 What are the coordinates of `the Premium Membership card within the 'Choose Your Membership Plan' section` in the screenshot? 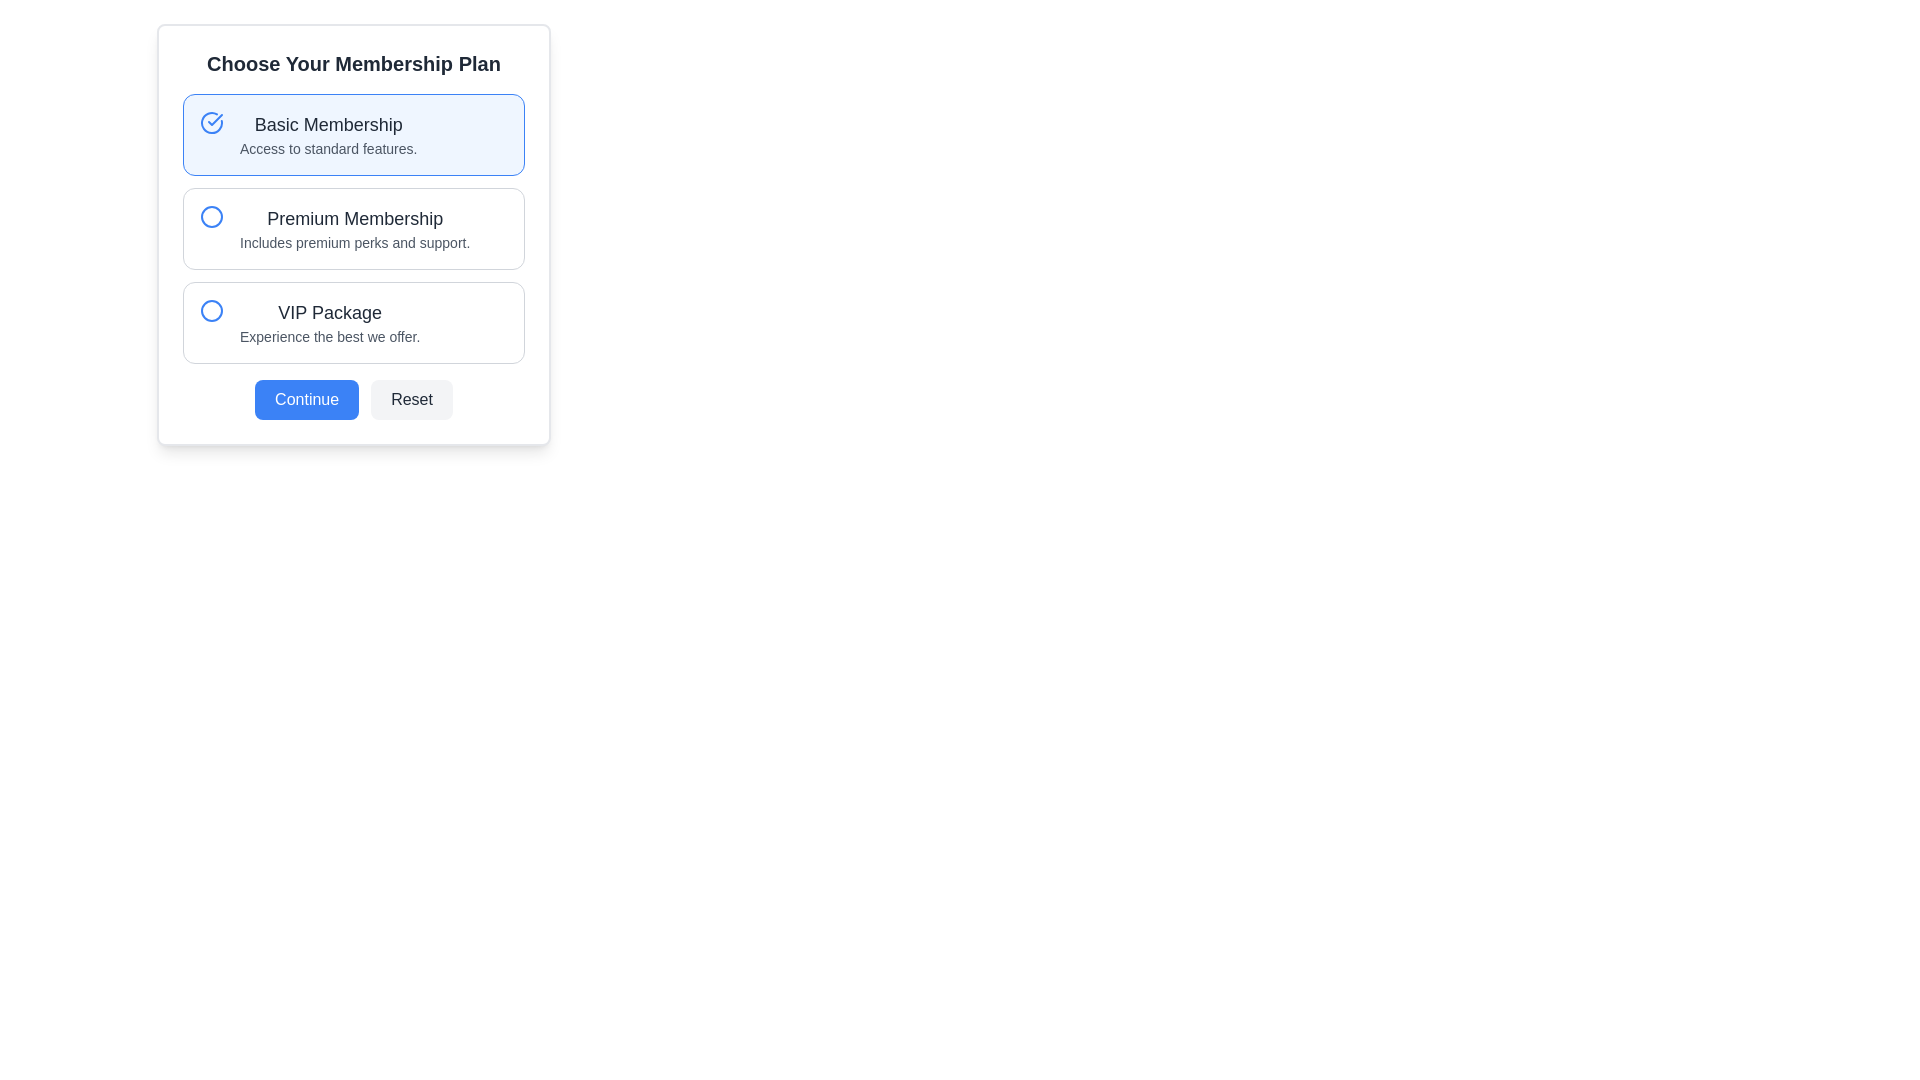 It's located at (354, 234).